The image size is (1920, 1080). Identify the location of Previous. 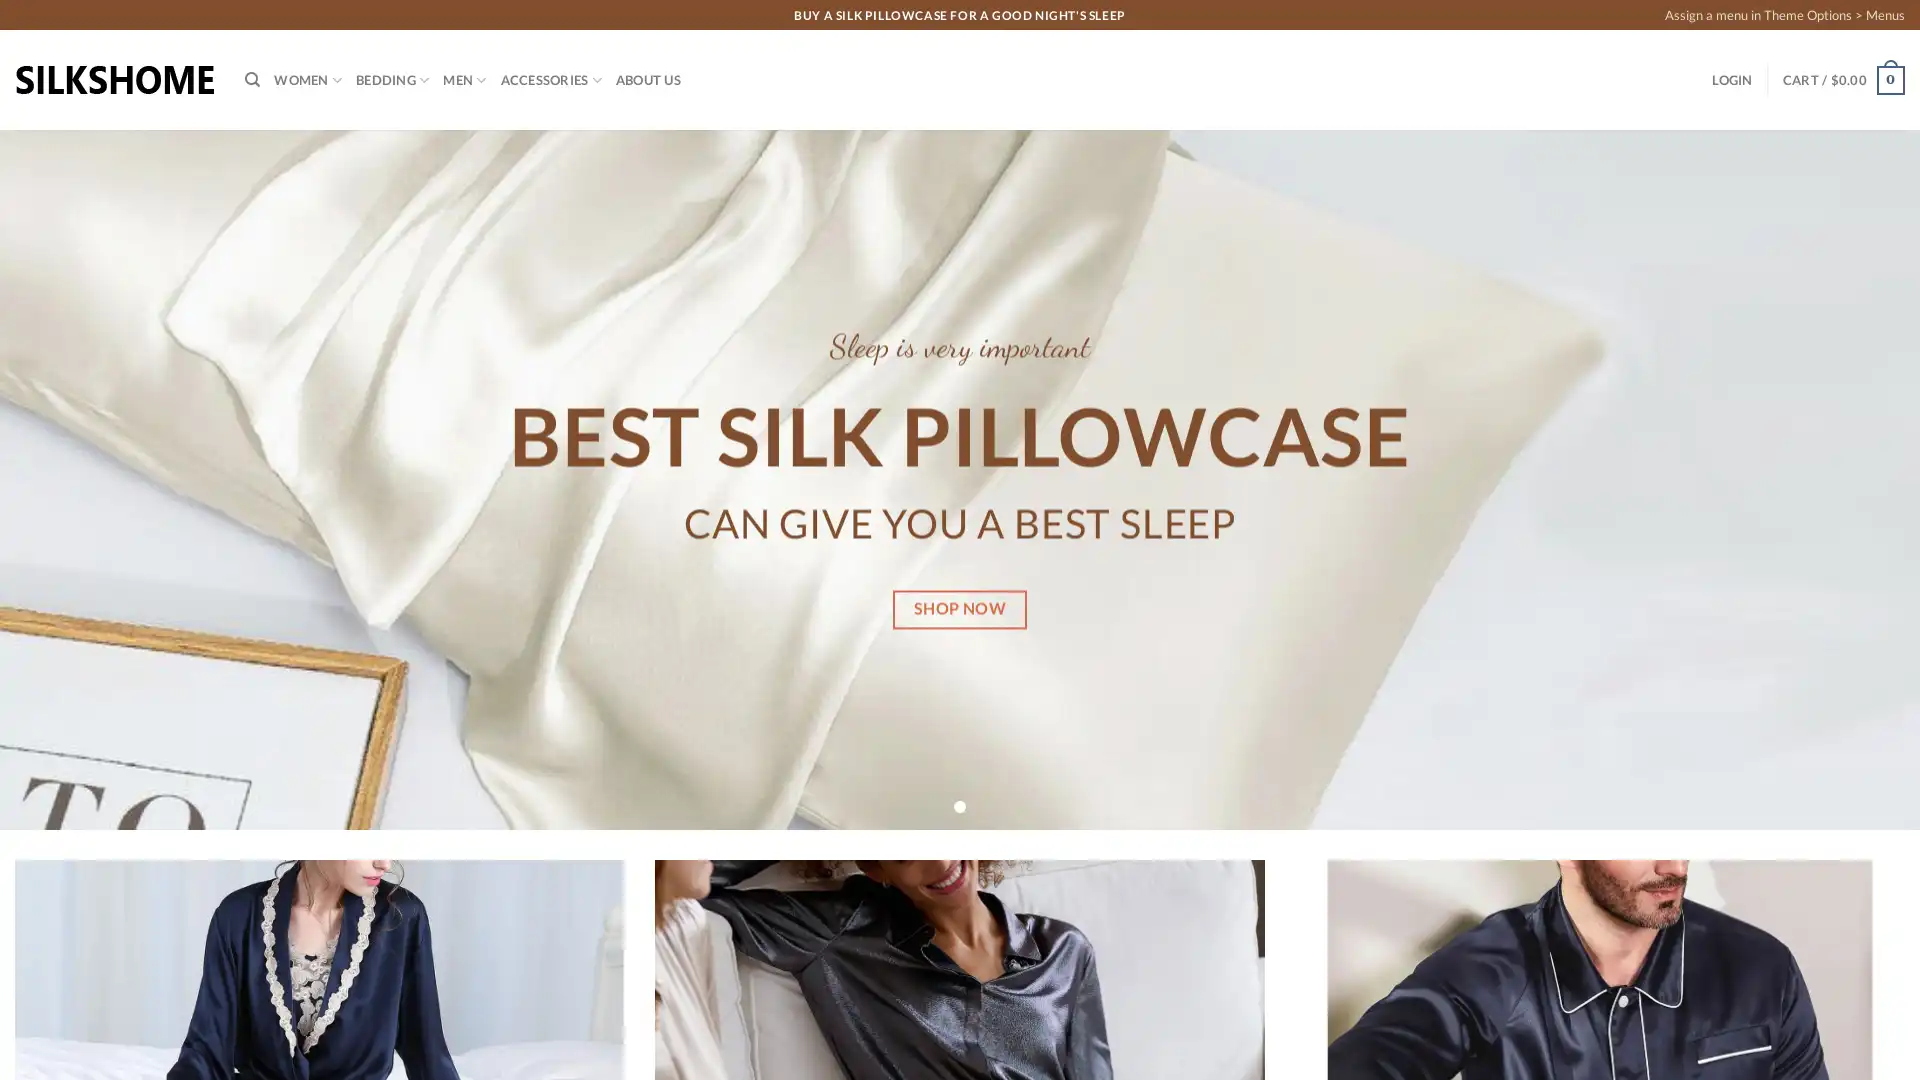
(62, 479).